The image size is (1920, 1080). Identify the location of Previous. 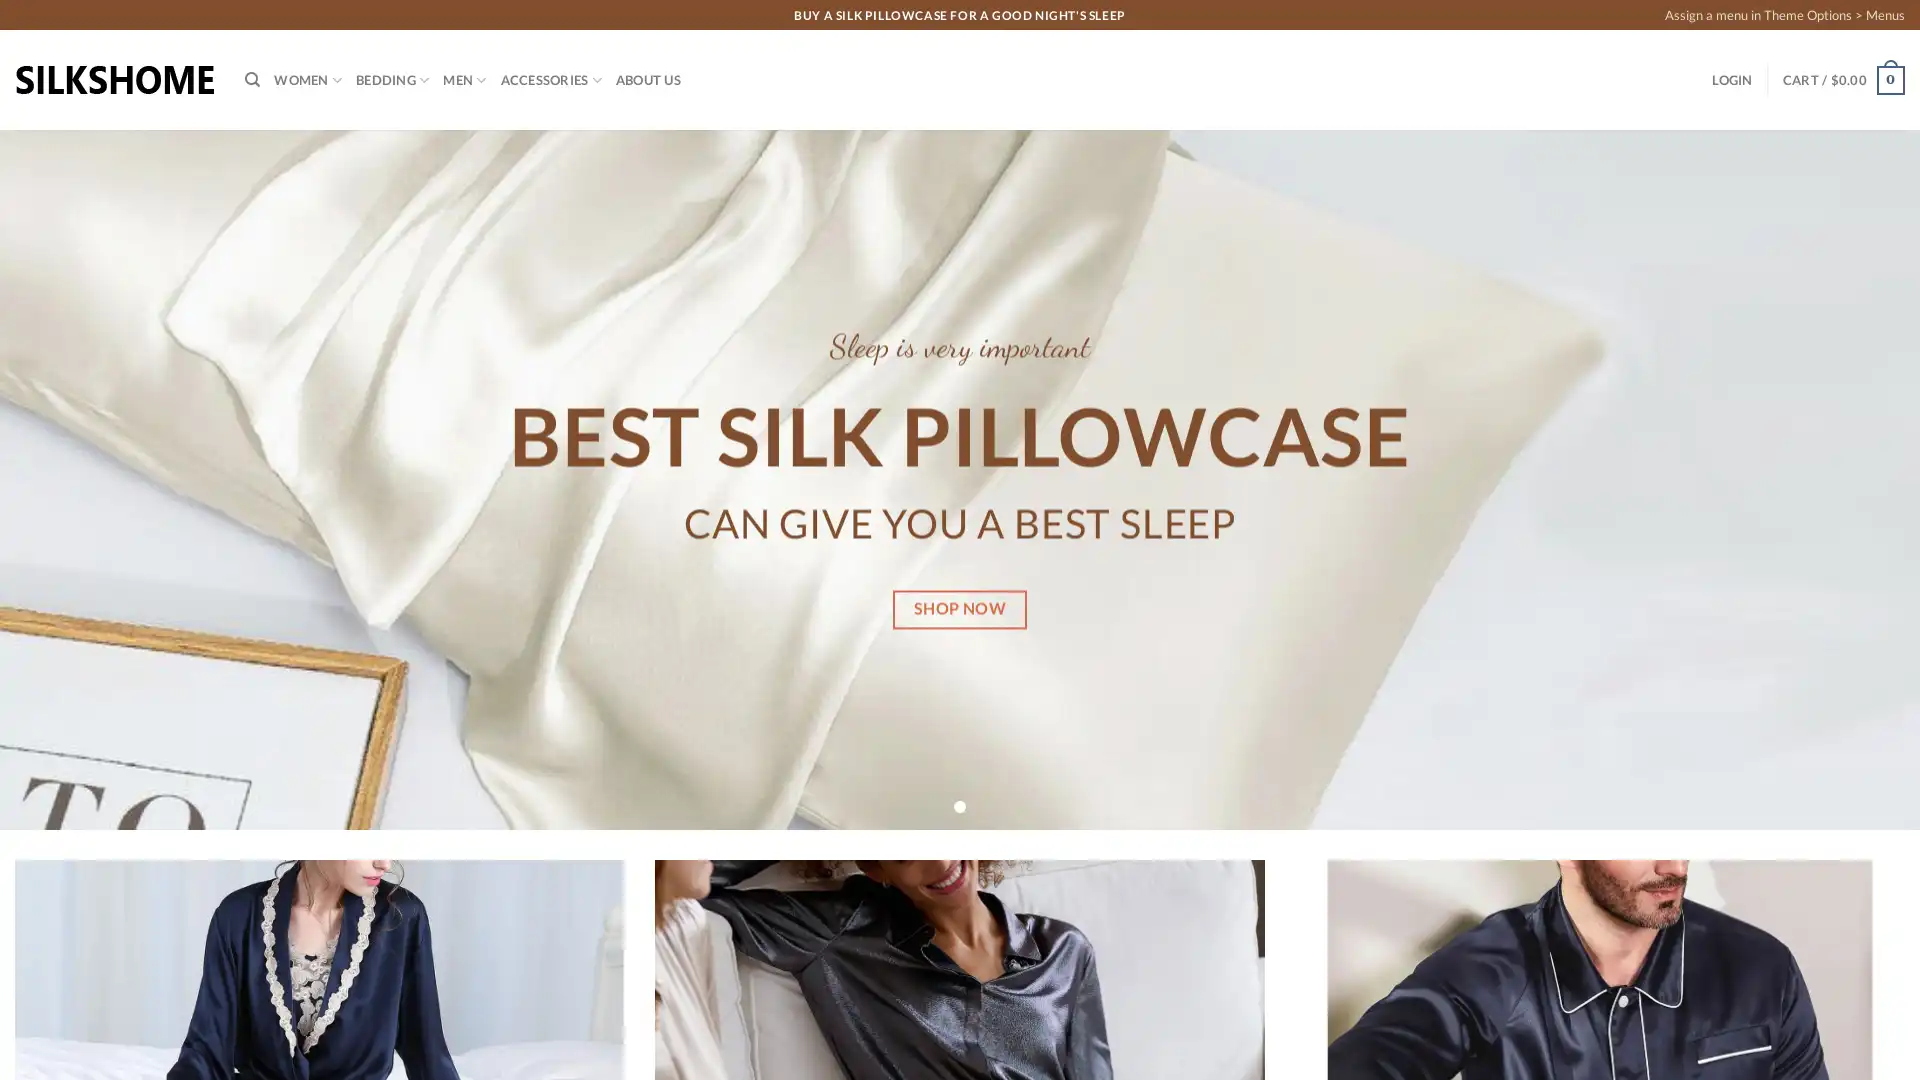
(62, 479).